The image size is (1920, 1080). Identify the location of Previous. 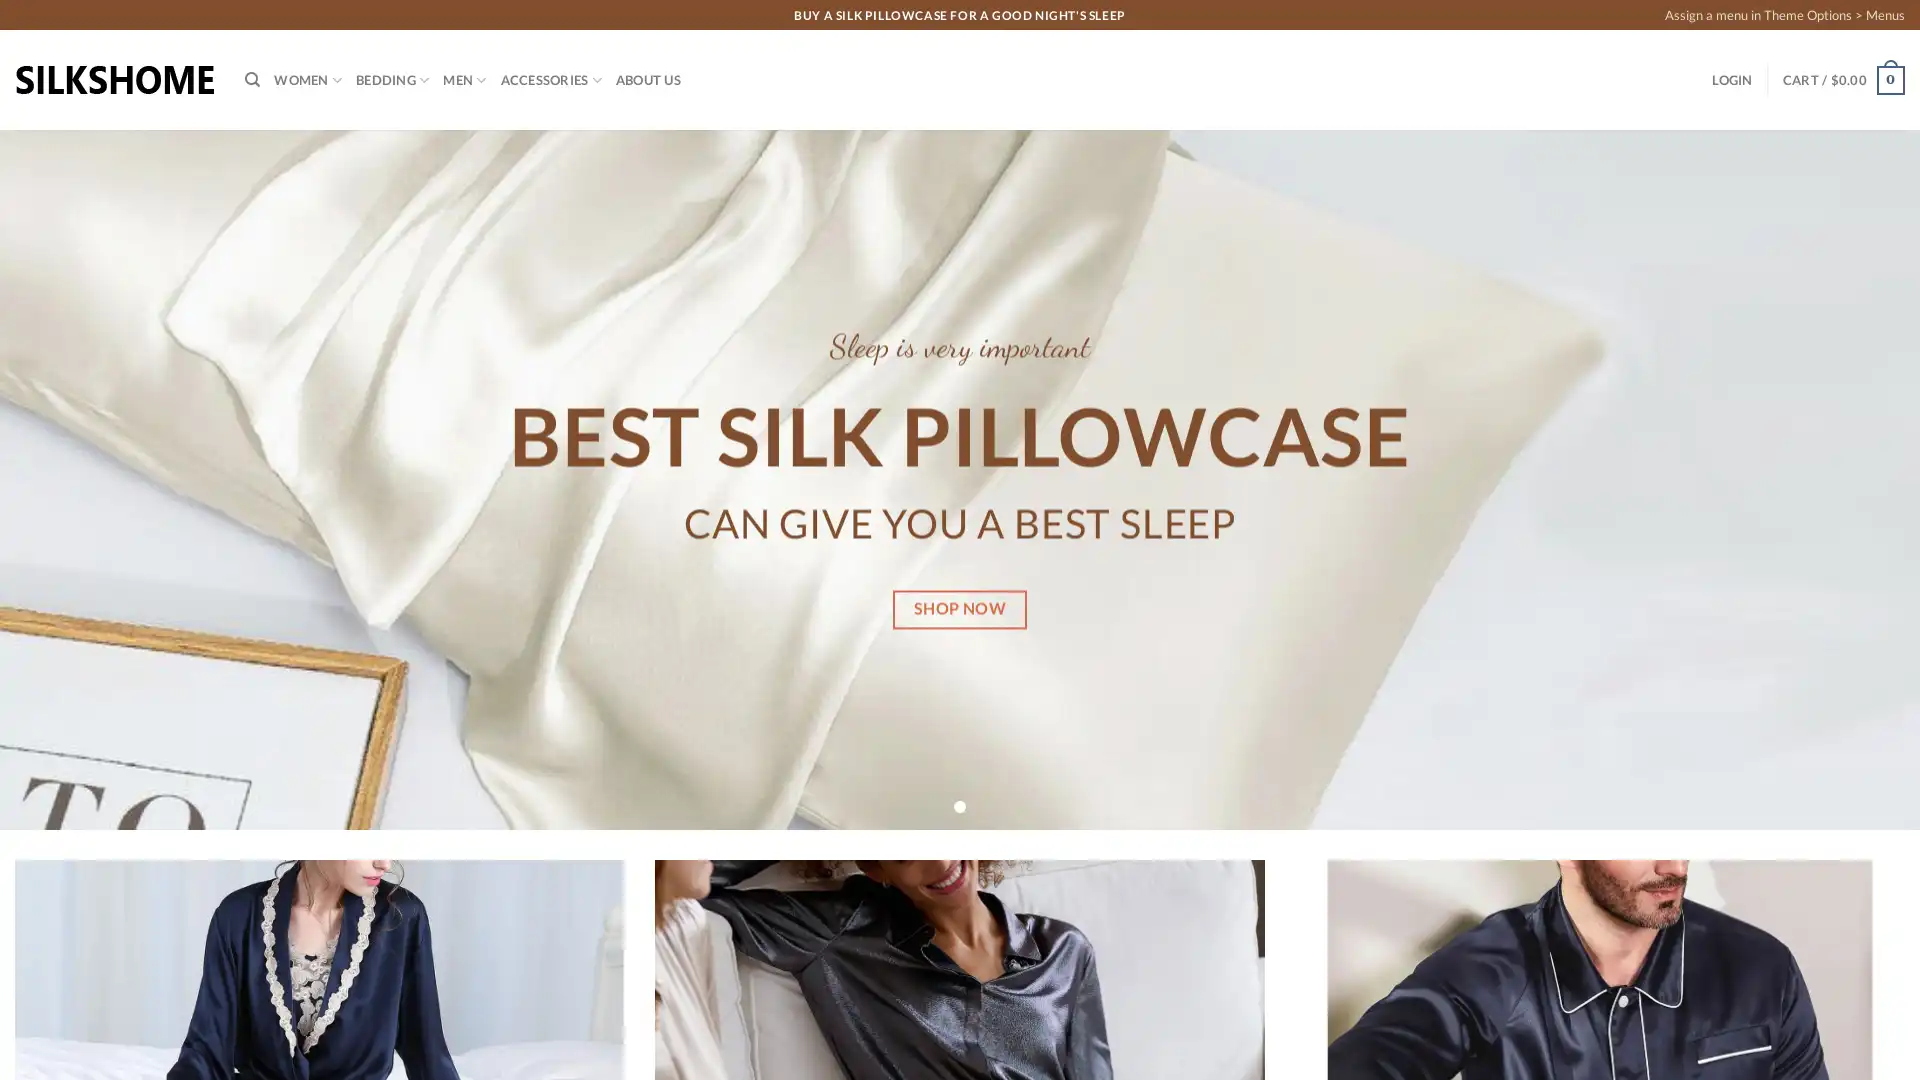
(62, 479).